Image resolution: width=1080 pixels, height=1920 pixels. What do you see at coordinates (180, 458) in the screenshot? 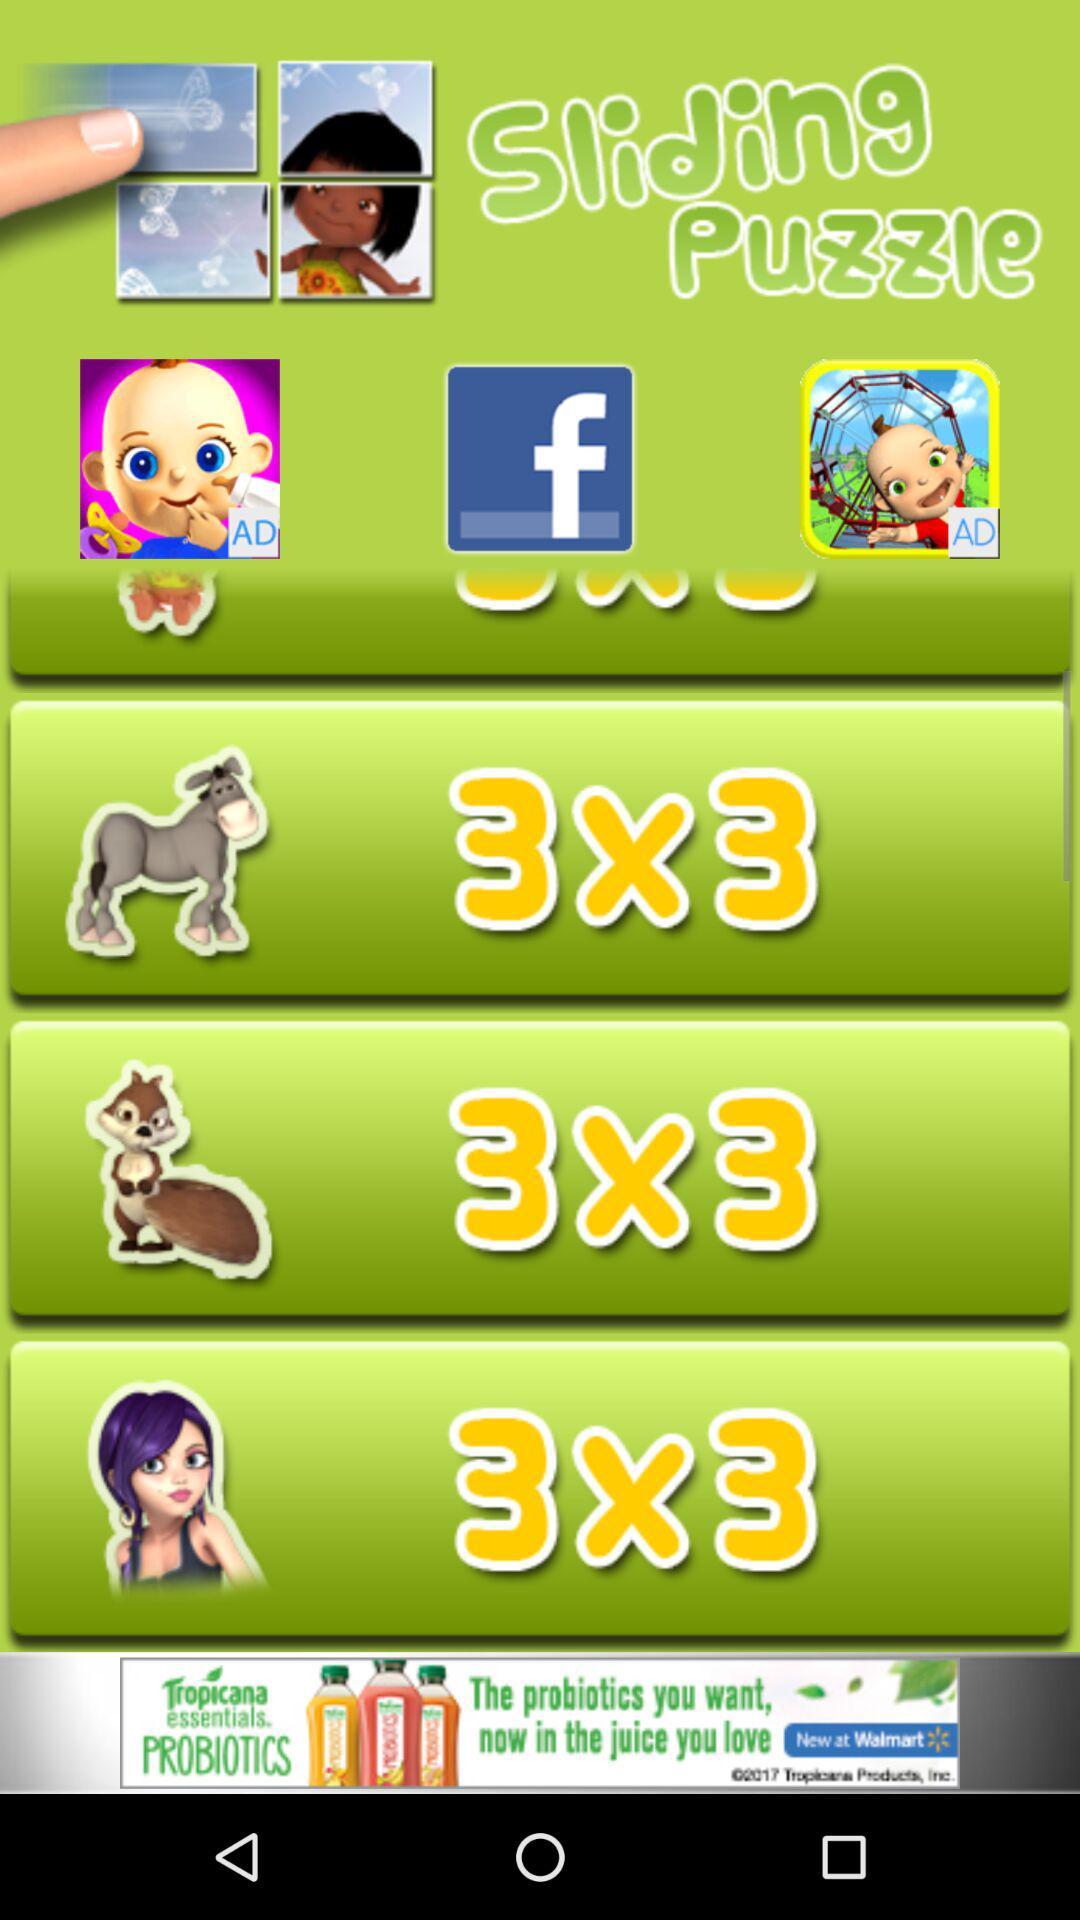
I see `choose the game` at bounding box center [180, 458].